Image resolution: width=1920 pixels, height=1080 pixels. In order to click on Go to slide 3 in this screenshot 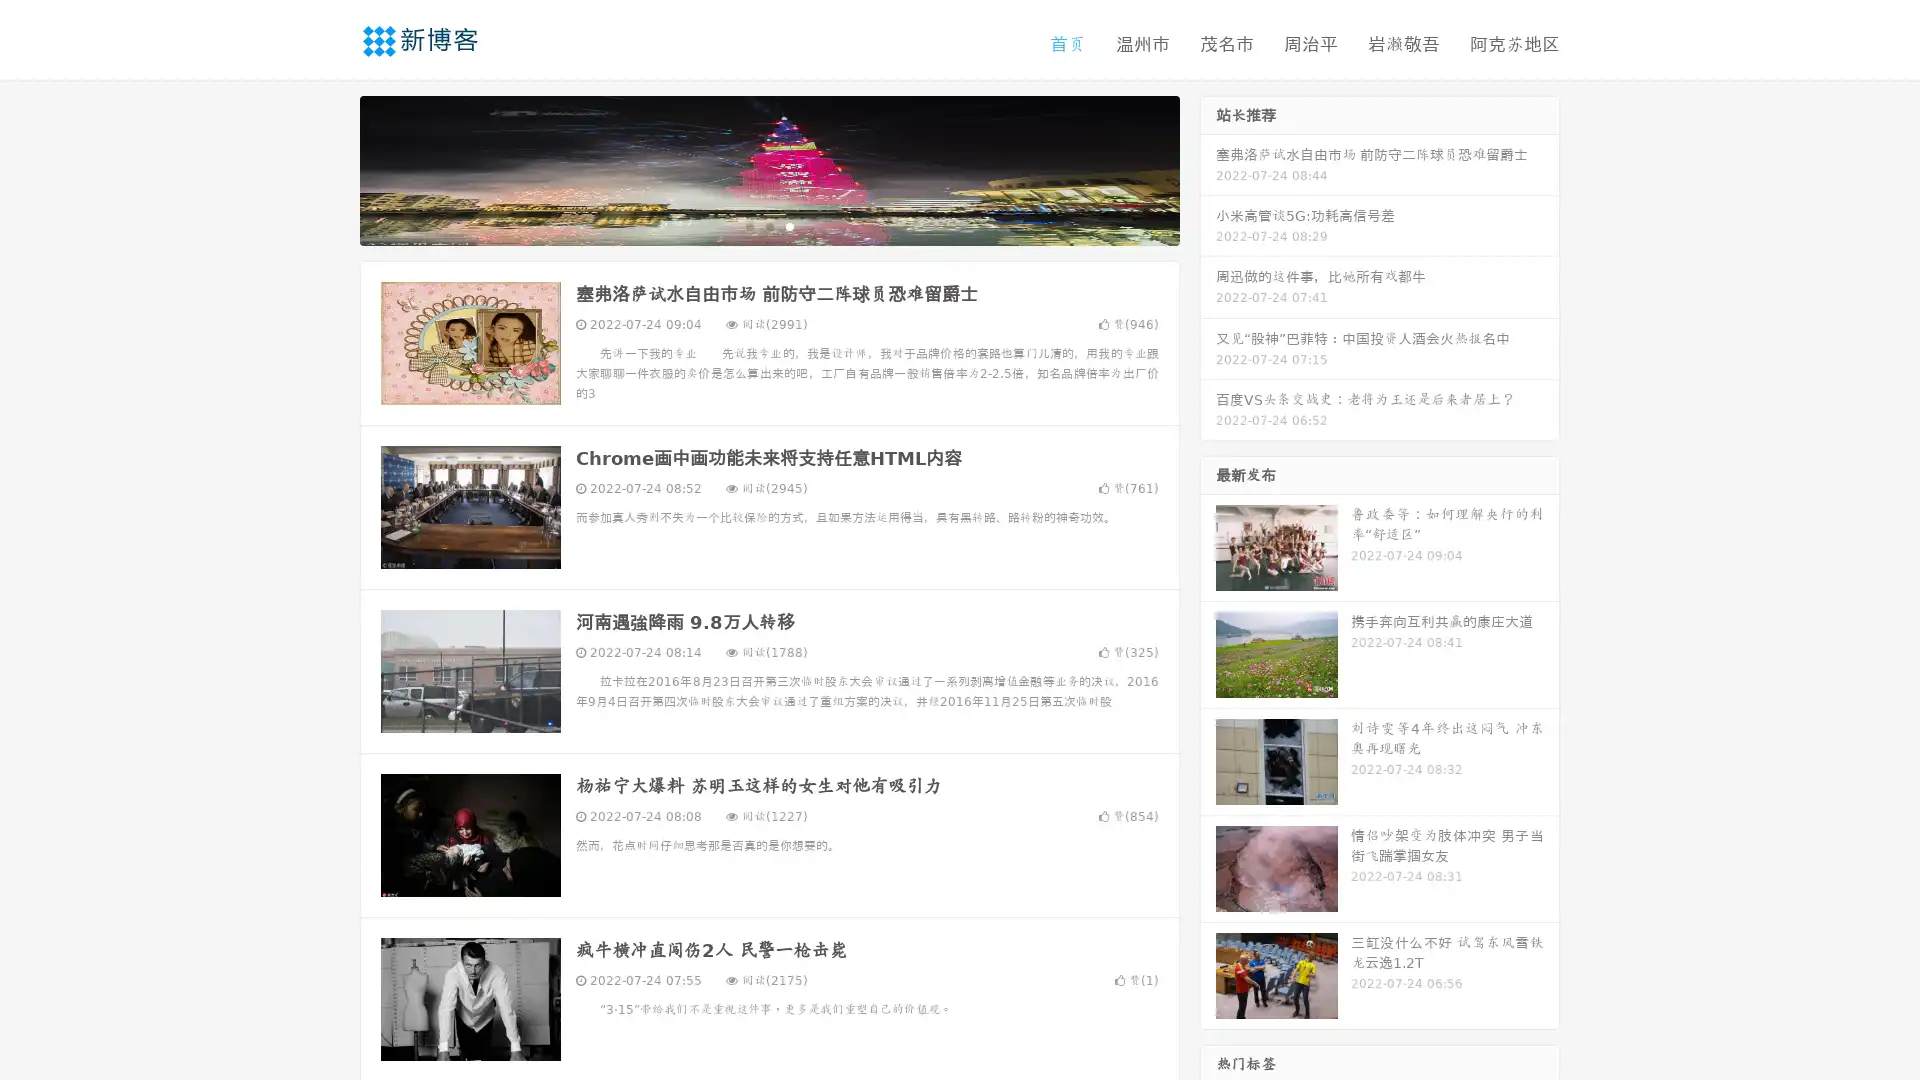, I will do `click(789, 225)`.